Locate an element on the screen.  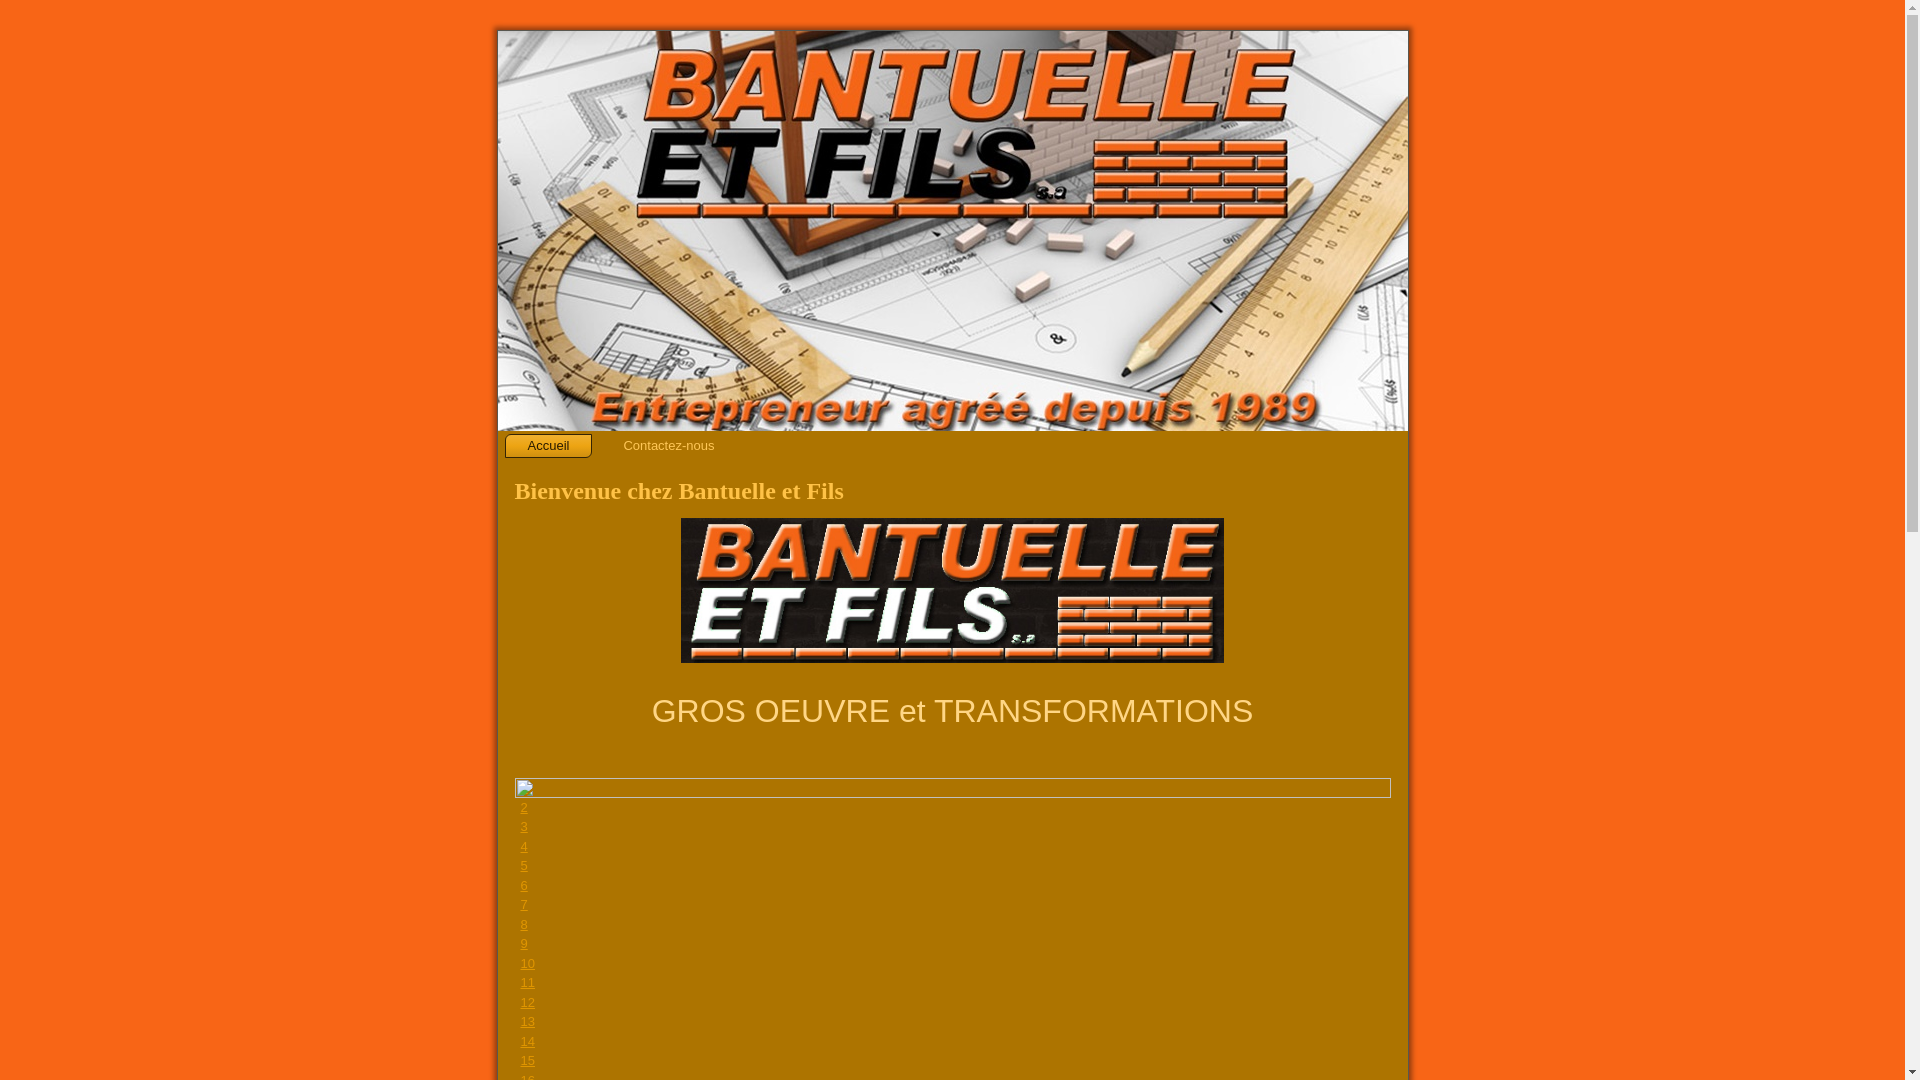
'1' is located at coordinates (523, 786).